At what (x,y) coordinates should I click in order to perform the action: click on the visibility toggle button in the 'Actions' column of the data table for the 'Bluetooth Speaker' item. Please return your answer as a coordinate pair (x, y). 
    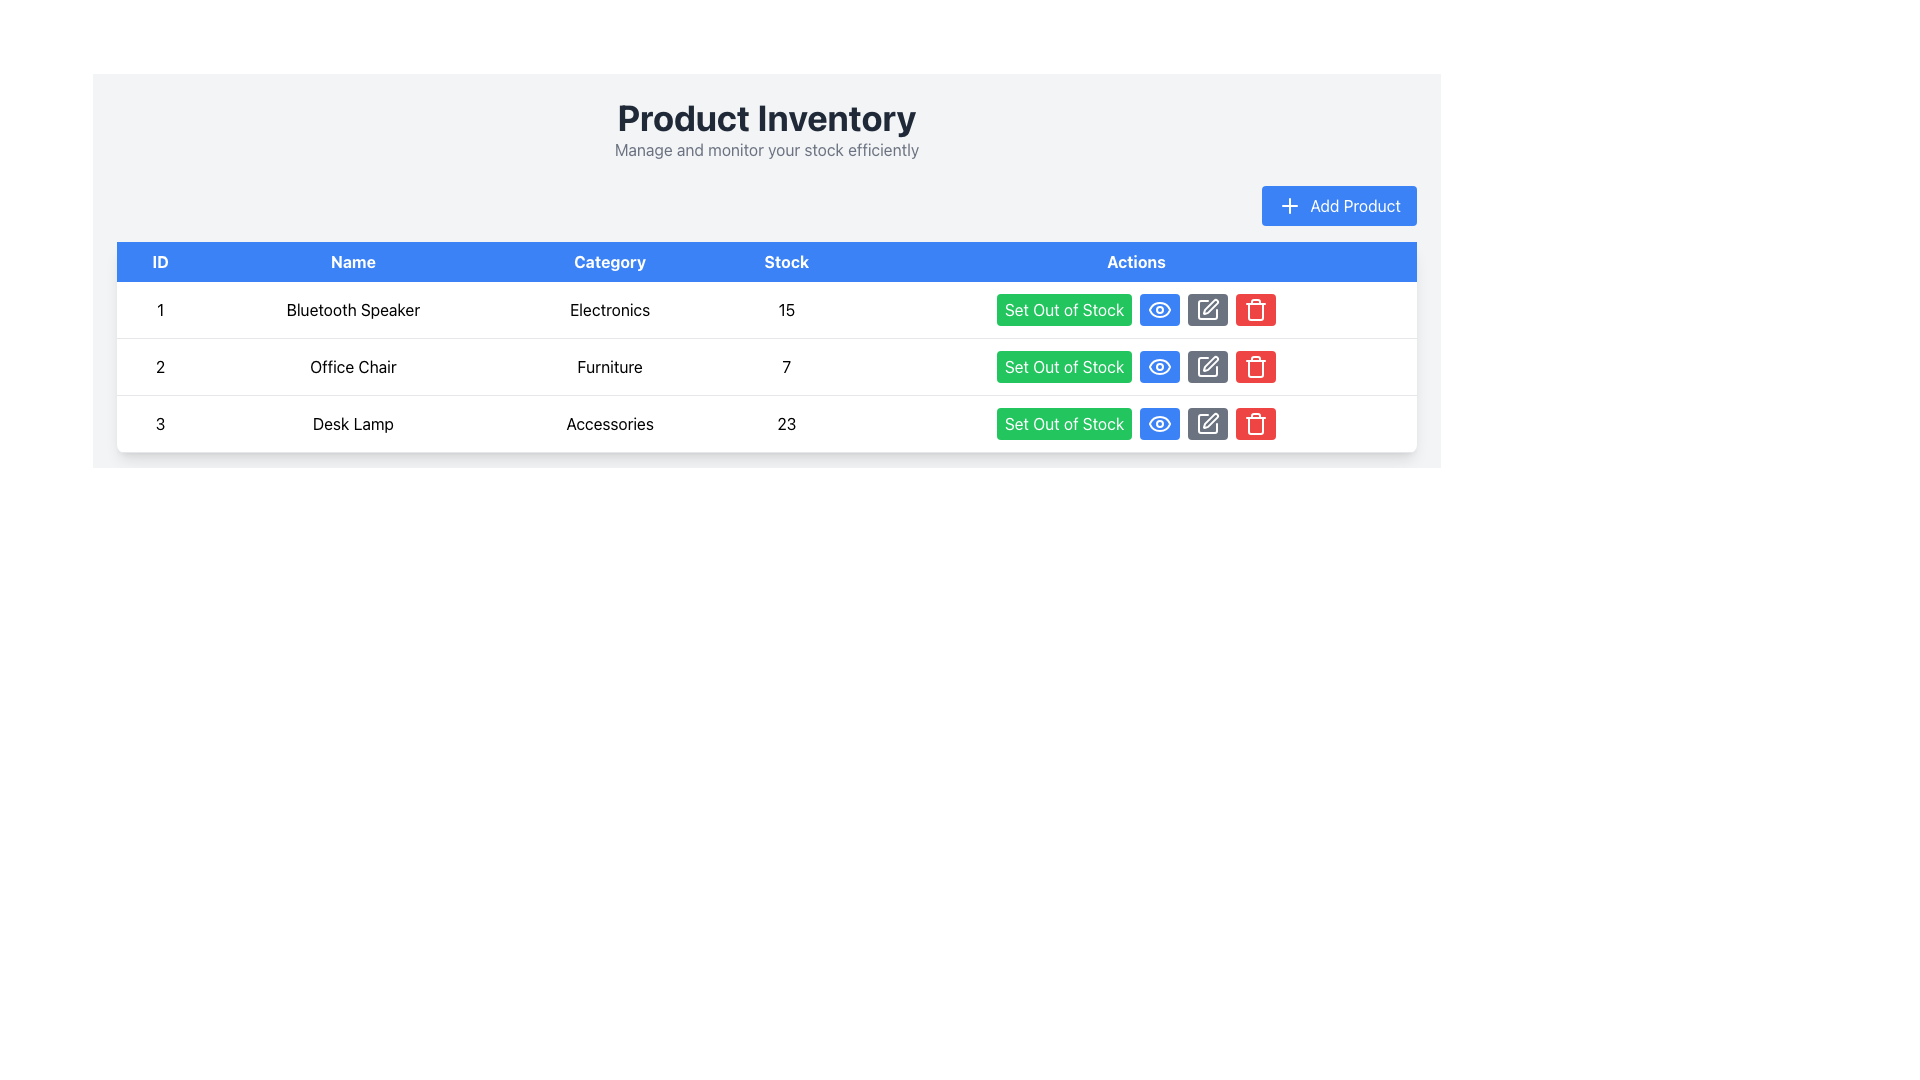
    Looking at the image, I should click on (1160, 309).